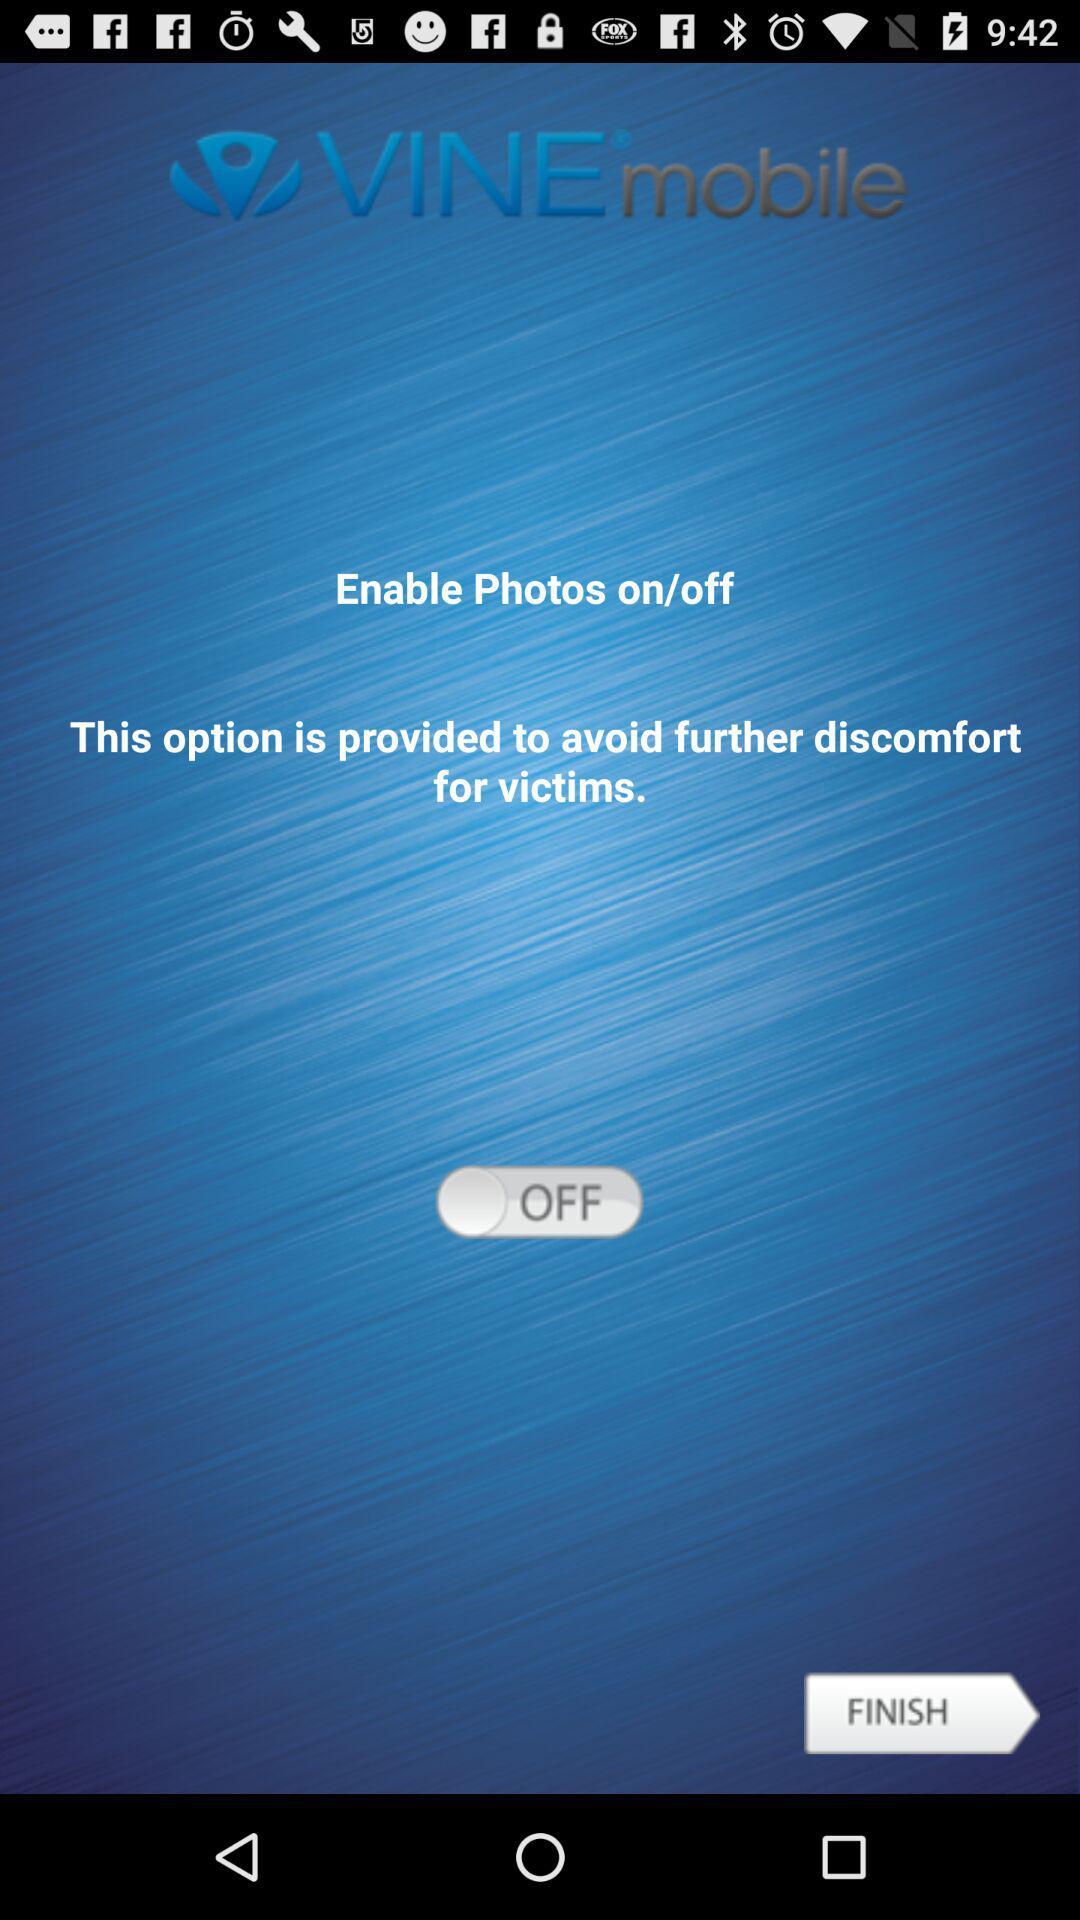 This screenshot has width=1080, height=1920. What do you see at coordinates (922, 1712) in the screenshot?
I see `icon below enable photos on item` at bounding box center [922, 1712].